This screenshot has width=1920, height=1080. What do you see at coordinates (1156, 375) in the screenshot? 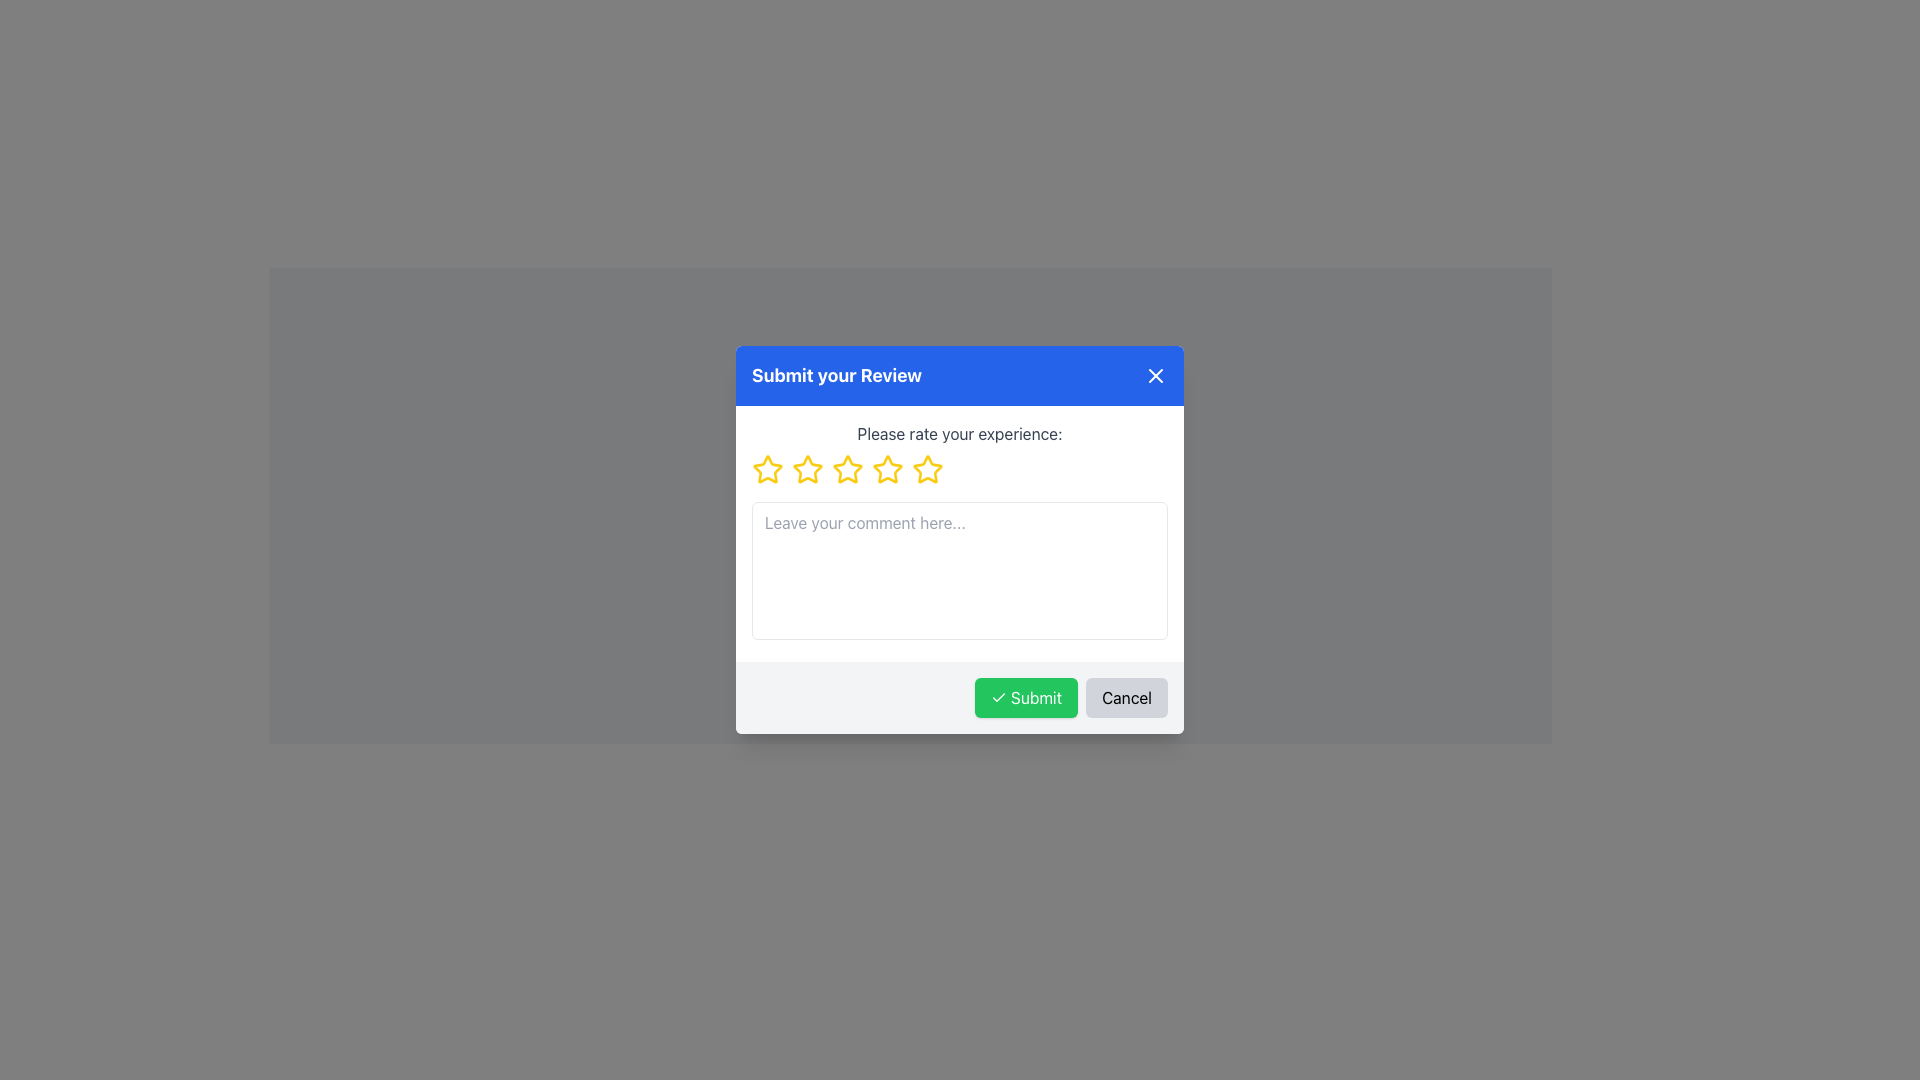
I see `the 'X' icon in the top-right corner of the blue header bar of the modal dialog titled 'Submit your Review'` at bounding box center [1156, 375].